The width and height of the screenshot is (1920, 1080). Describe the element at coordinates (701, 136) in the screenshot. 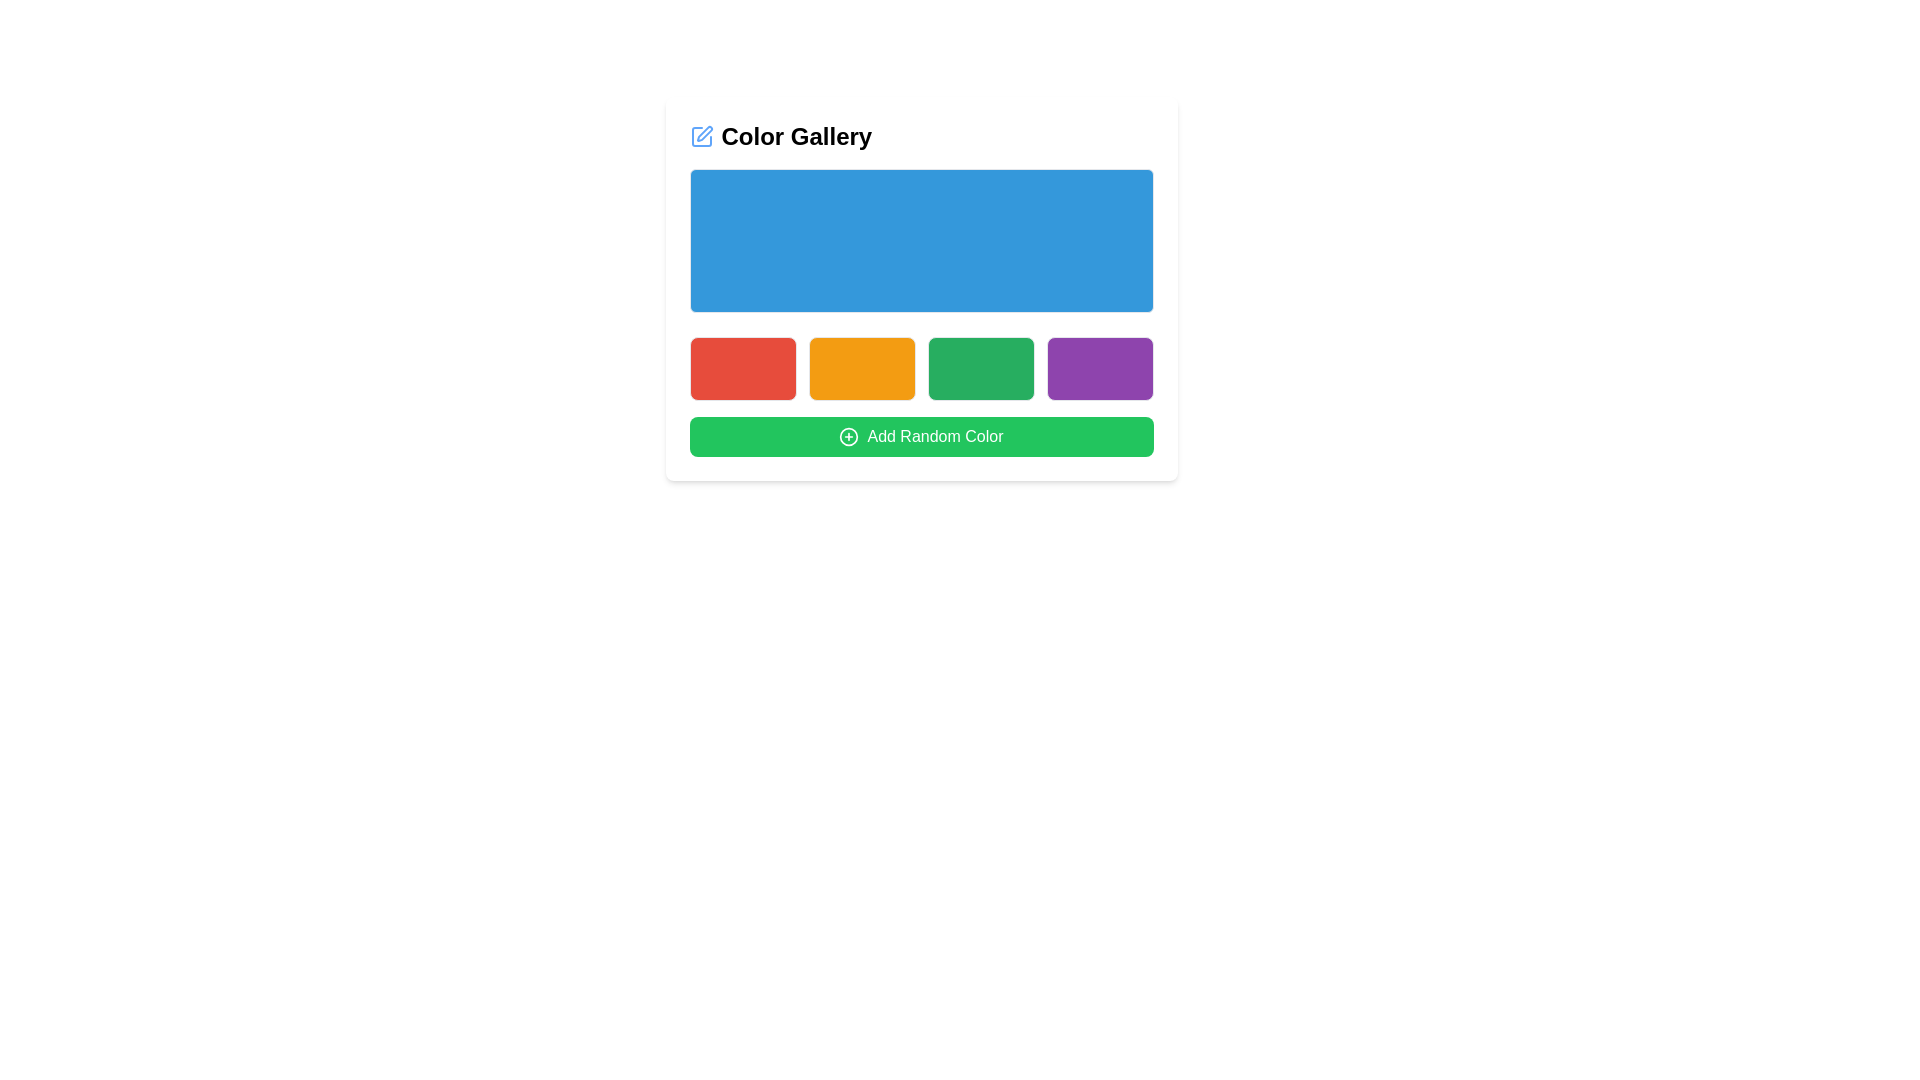

I see `the blue pen icon button located to the left of the 'Color Gallery' text` at that location.